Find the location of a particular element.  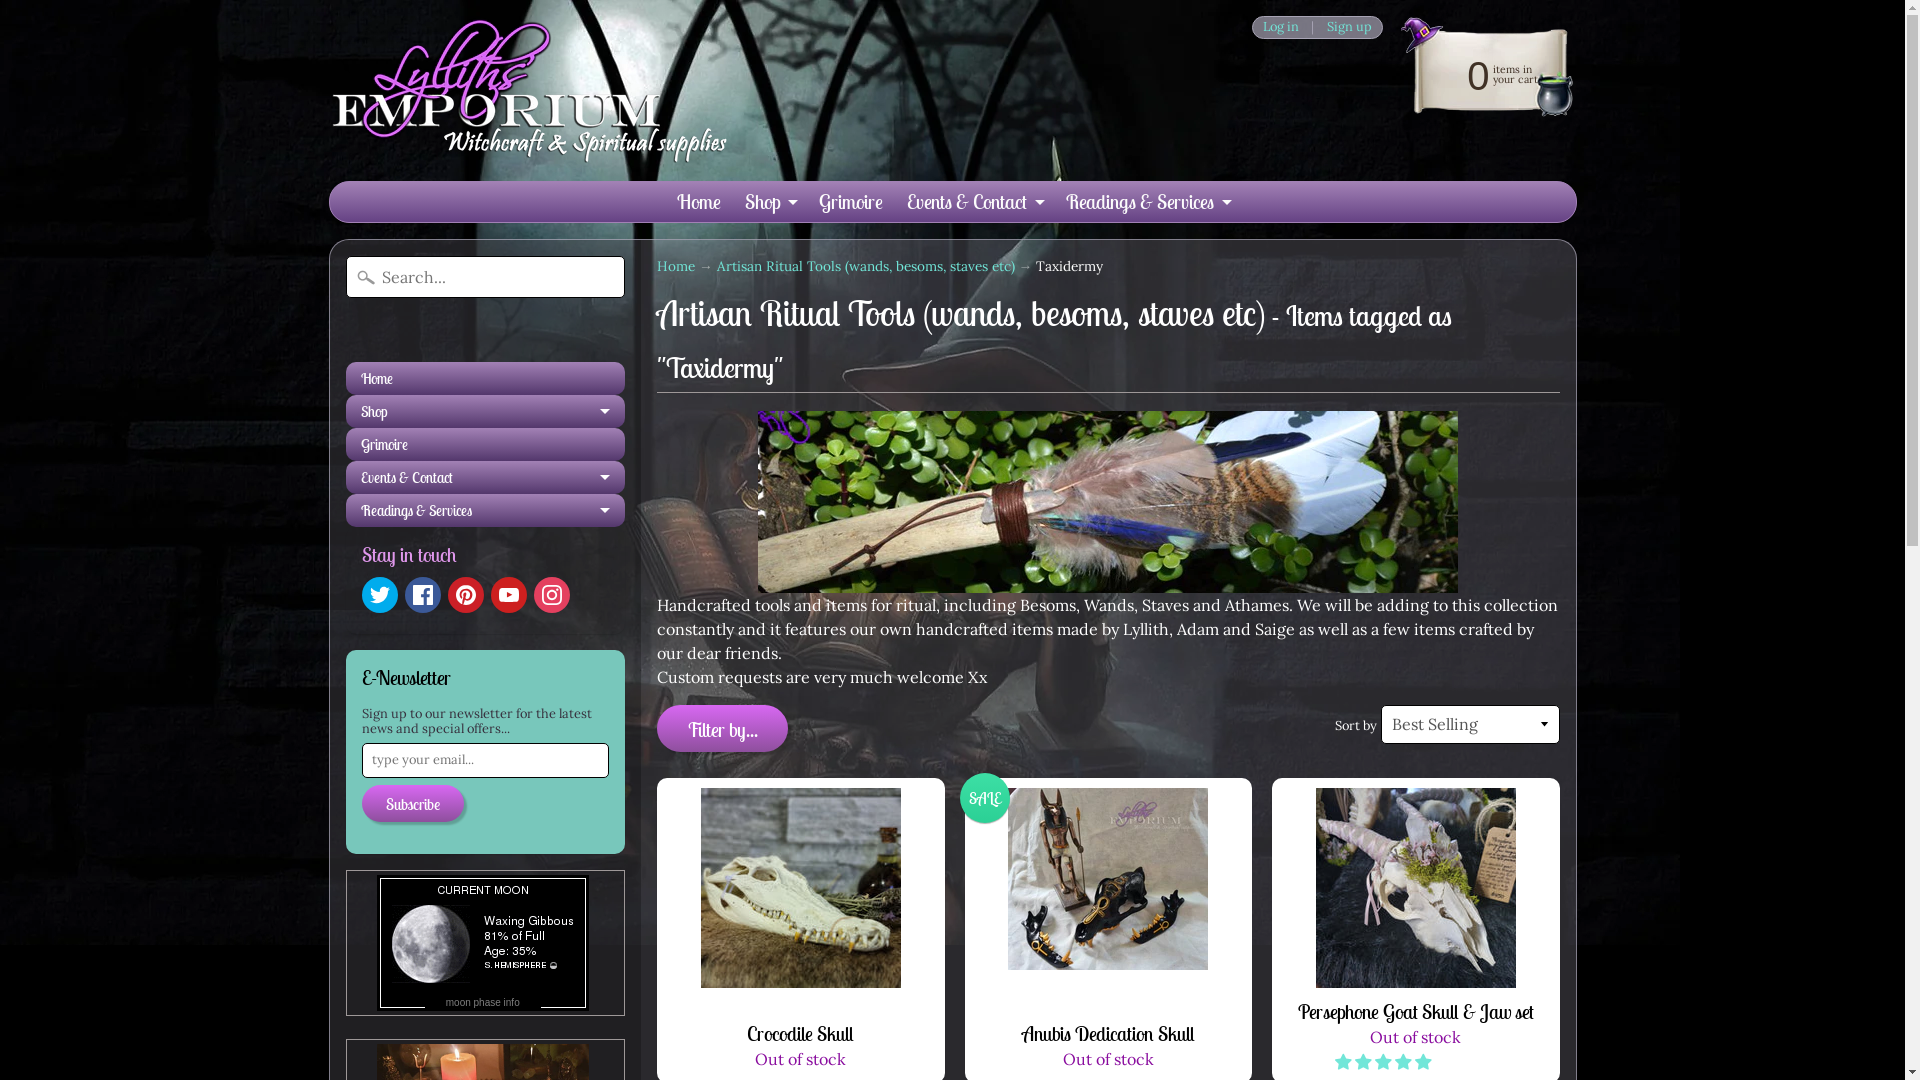

'Readings & Services' is located at coordinates (1147, 201).